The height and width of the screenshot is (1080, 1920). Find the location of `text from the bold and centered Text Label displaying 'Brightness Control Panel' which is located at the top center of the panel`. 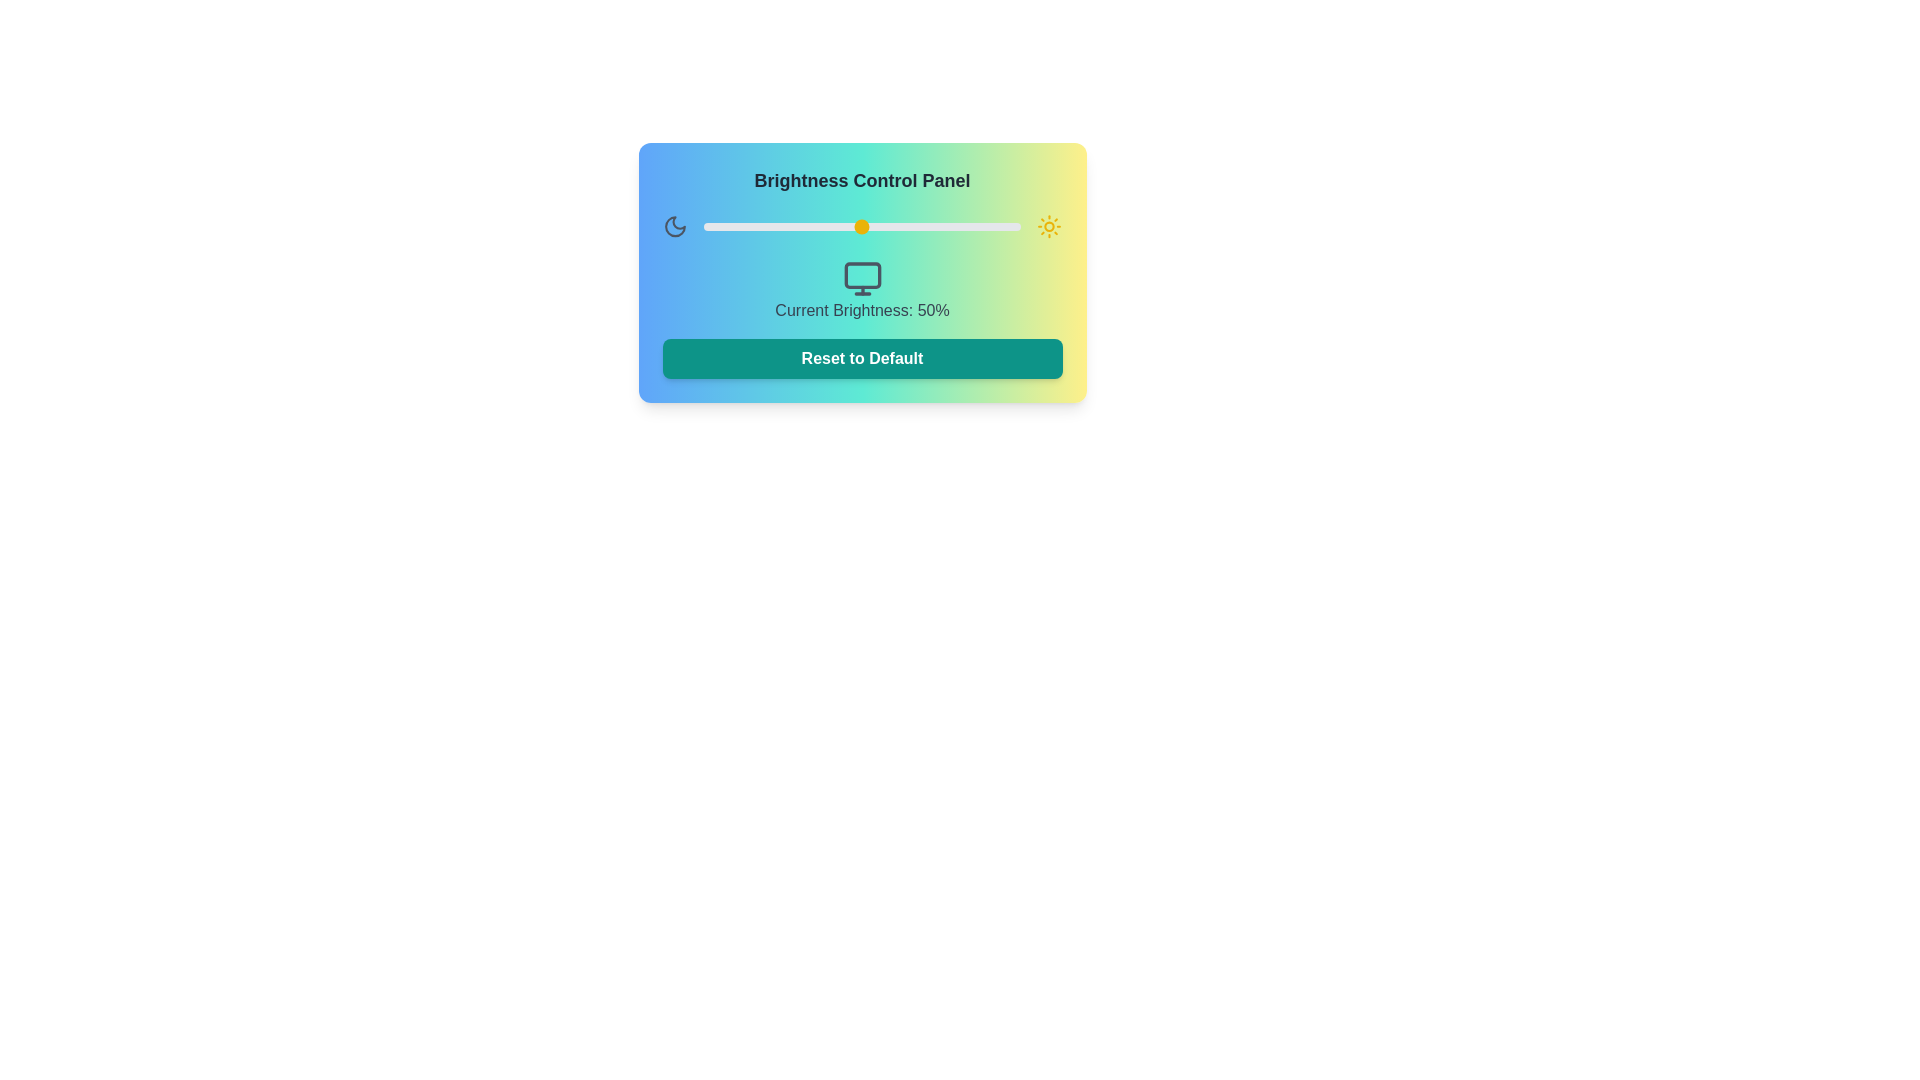

text from the bold and centered Text Label displaying 'Brightness Control Panel' which is located at the top center of the panel is located at coordinates (862, 181).